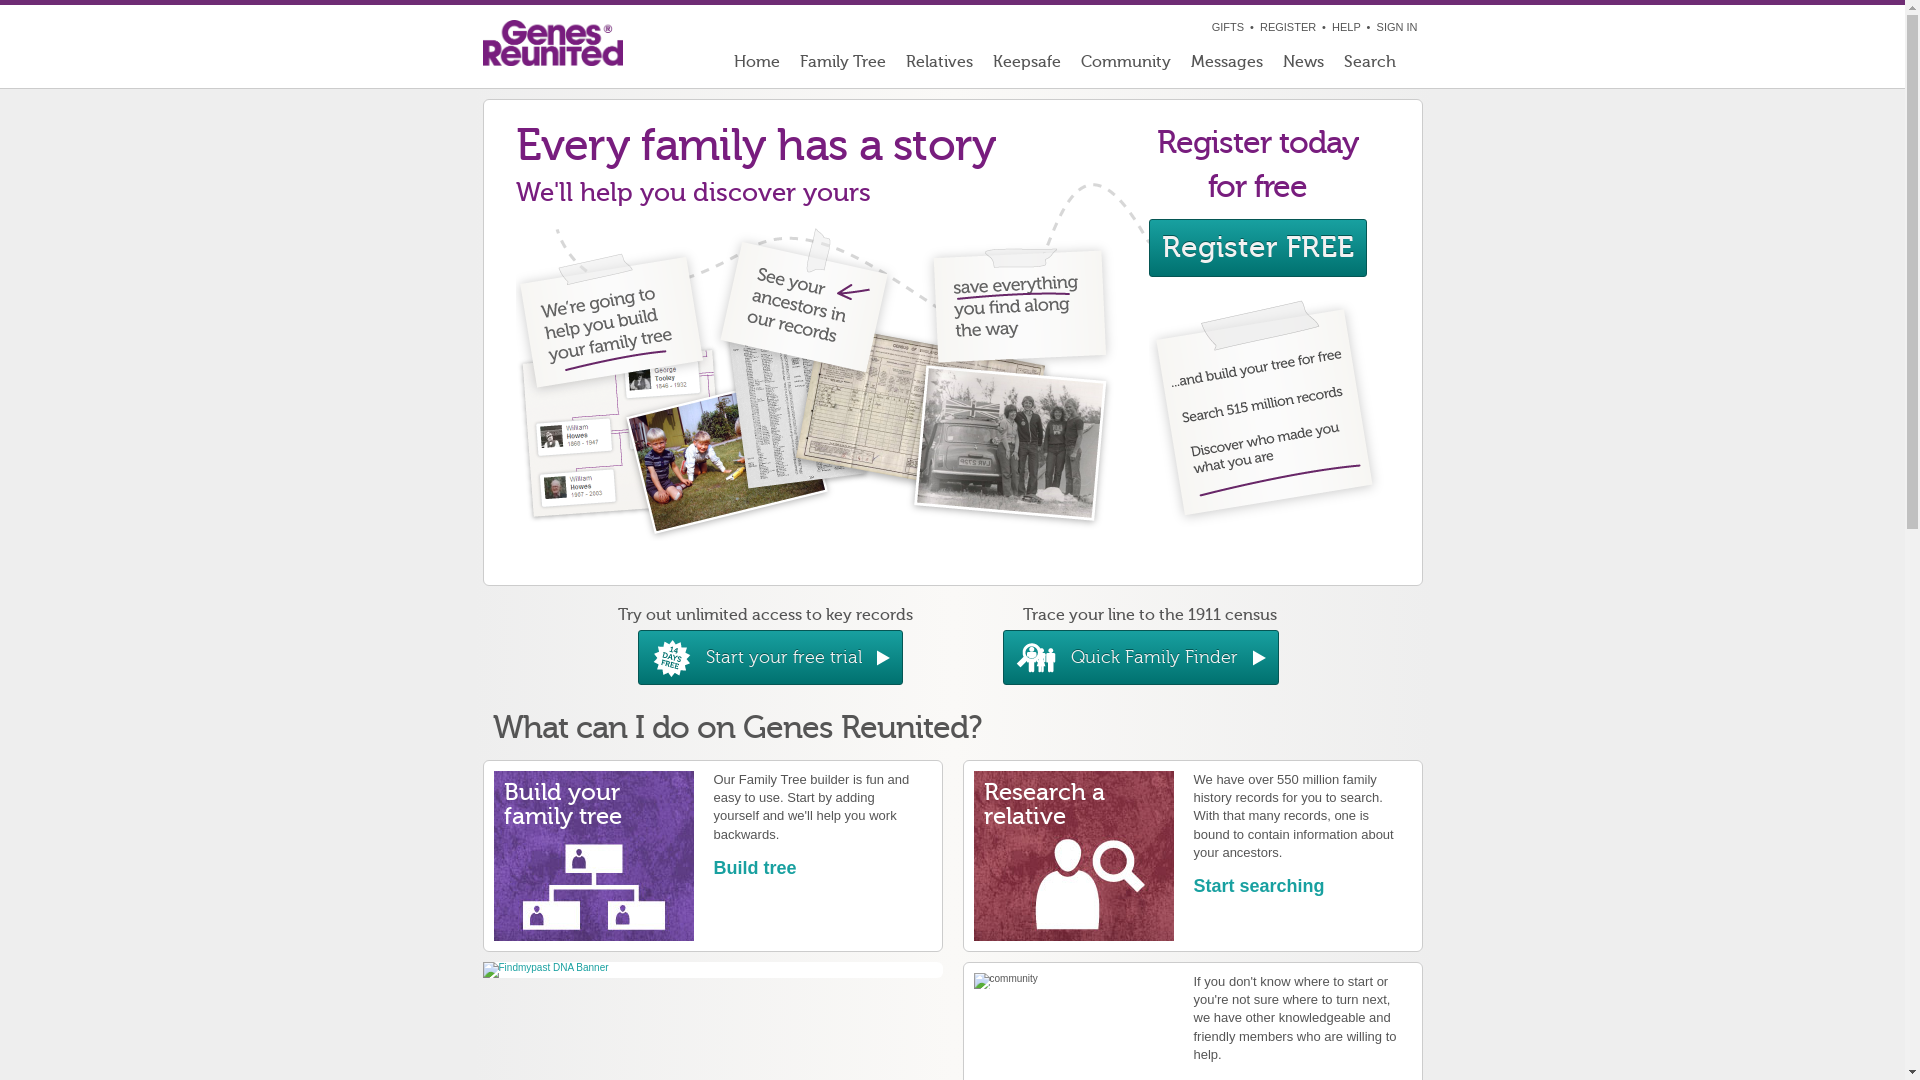  What do you see at coordinates (1026, 65) in the screenshot?
I see `'Keepsafe'` at bounding box center [1026, 65].